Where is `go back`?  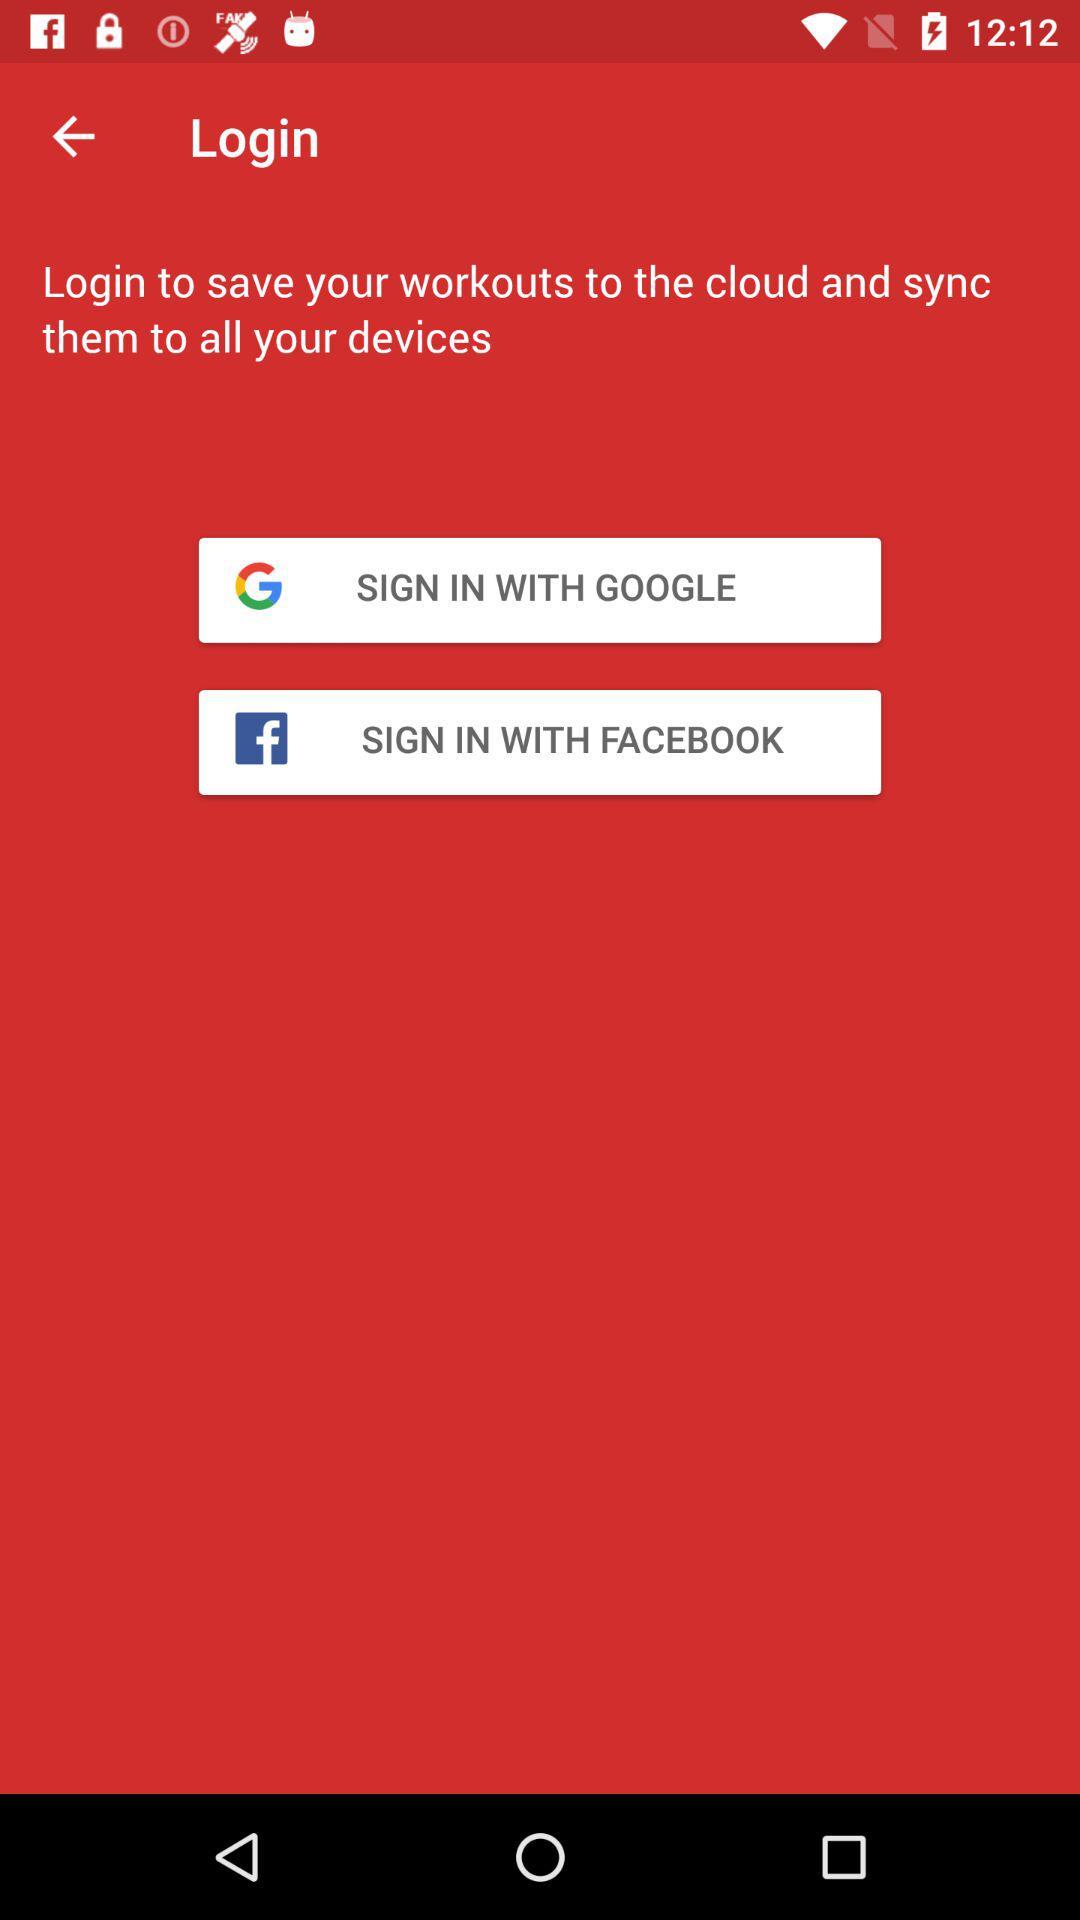 go back is located at coordinates (72, 135).